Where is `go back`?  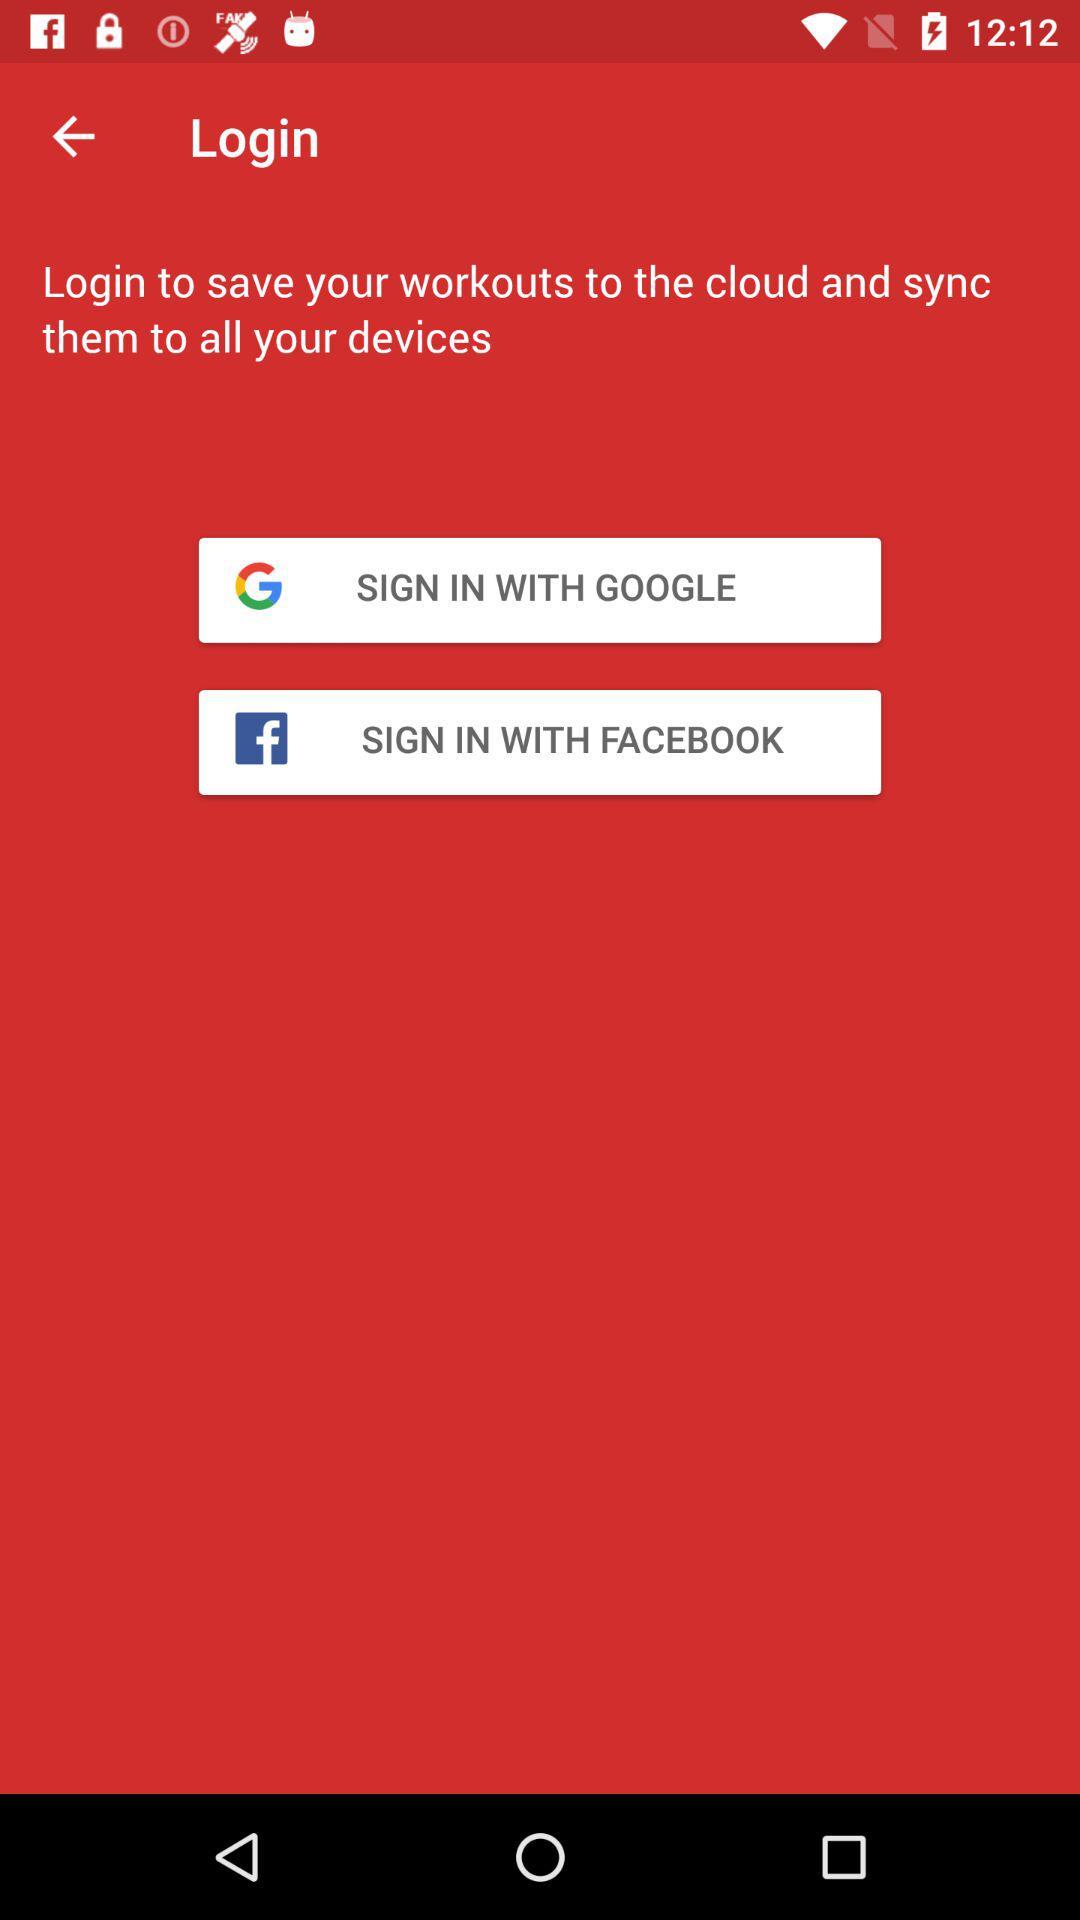 go back is located at coordinates (72, 135).